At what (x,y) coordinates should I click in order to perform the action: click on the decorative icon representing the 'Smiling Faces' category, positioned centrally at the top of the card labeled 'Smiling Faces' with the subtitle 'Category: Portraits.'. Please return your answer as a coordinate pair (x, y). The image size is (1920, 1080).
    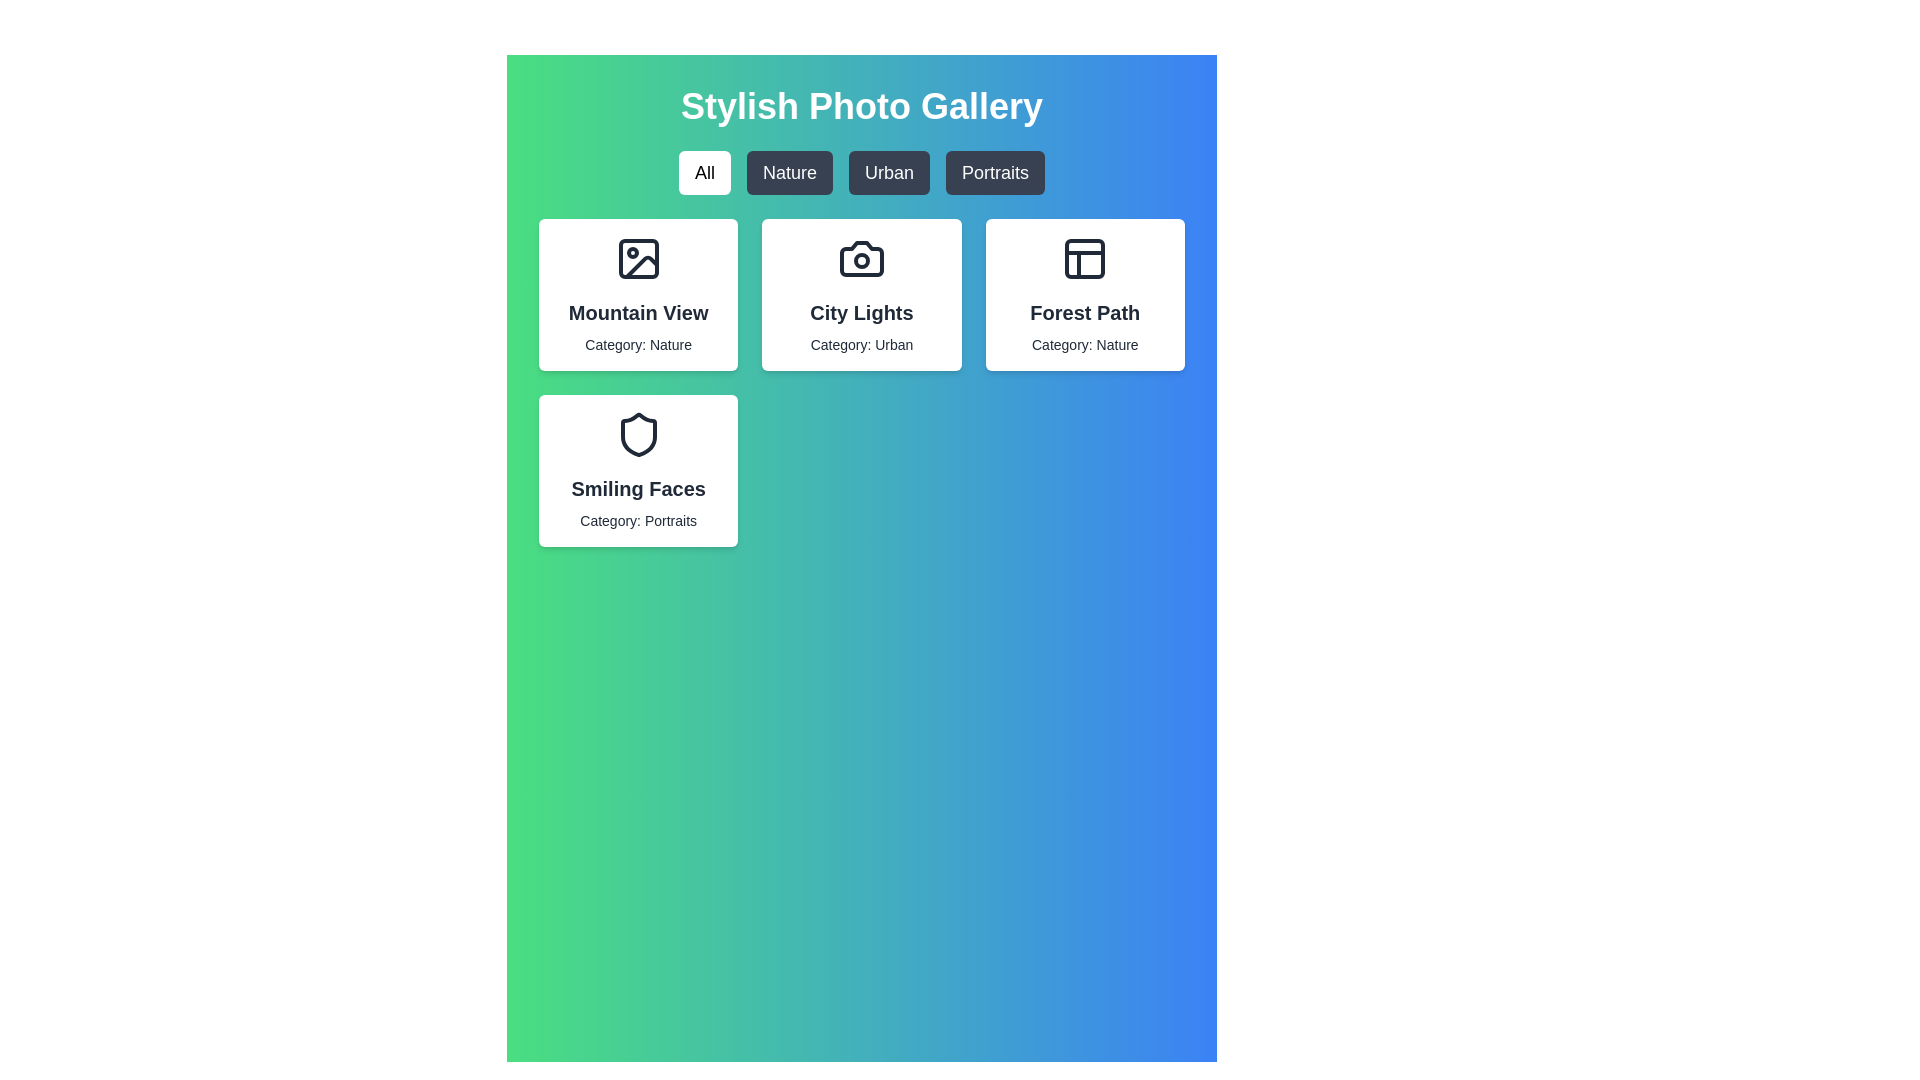
    Looking at the image, I should click on (637, 434).